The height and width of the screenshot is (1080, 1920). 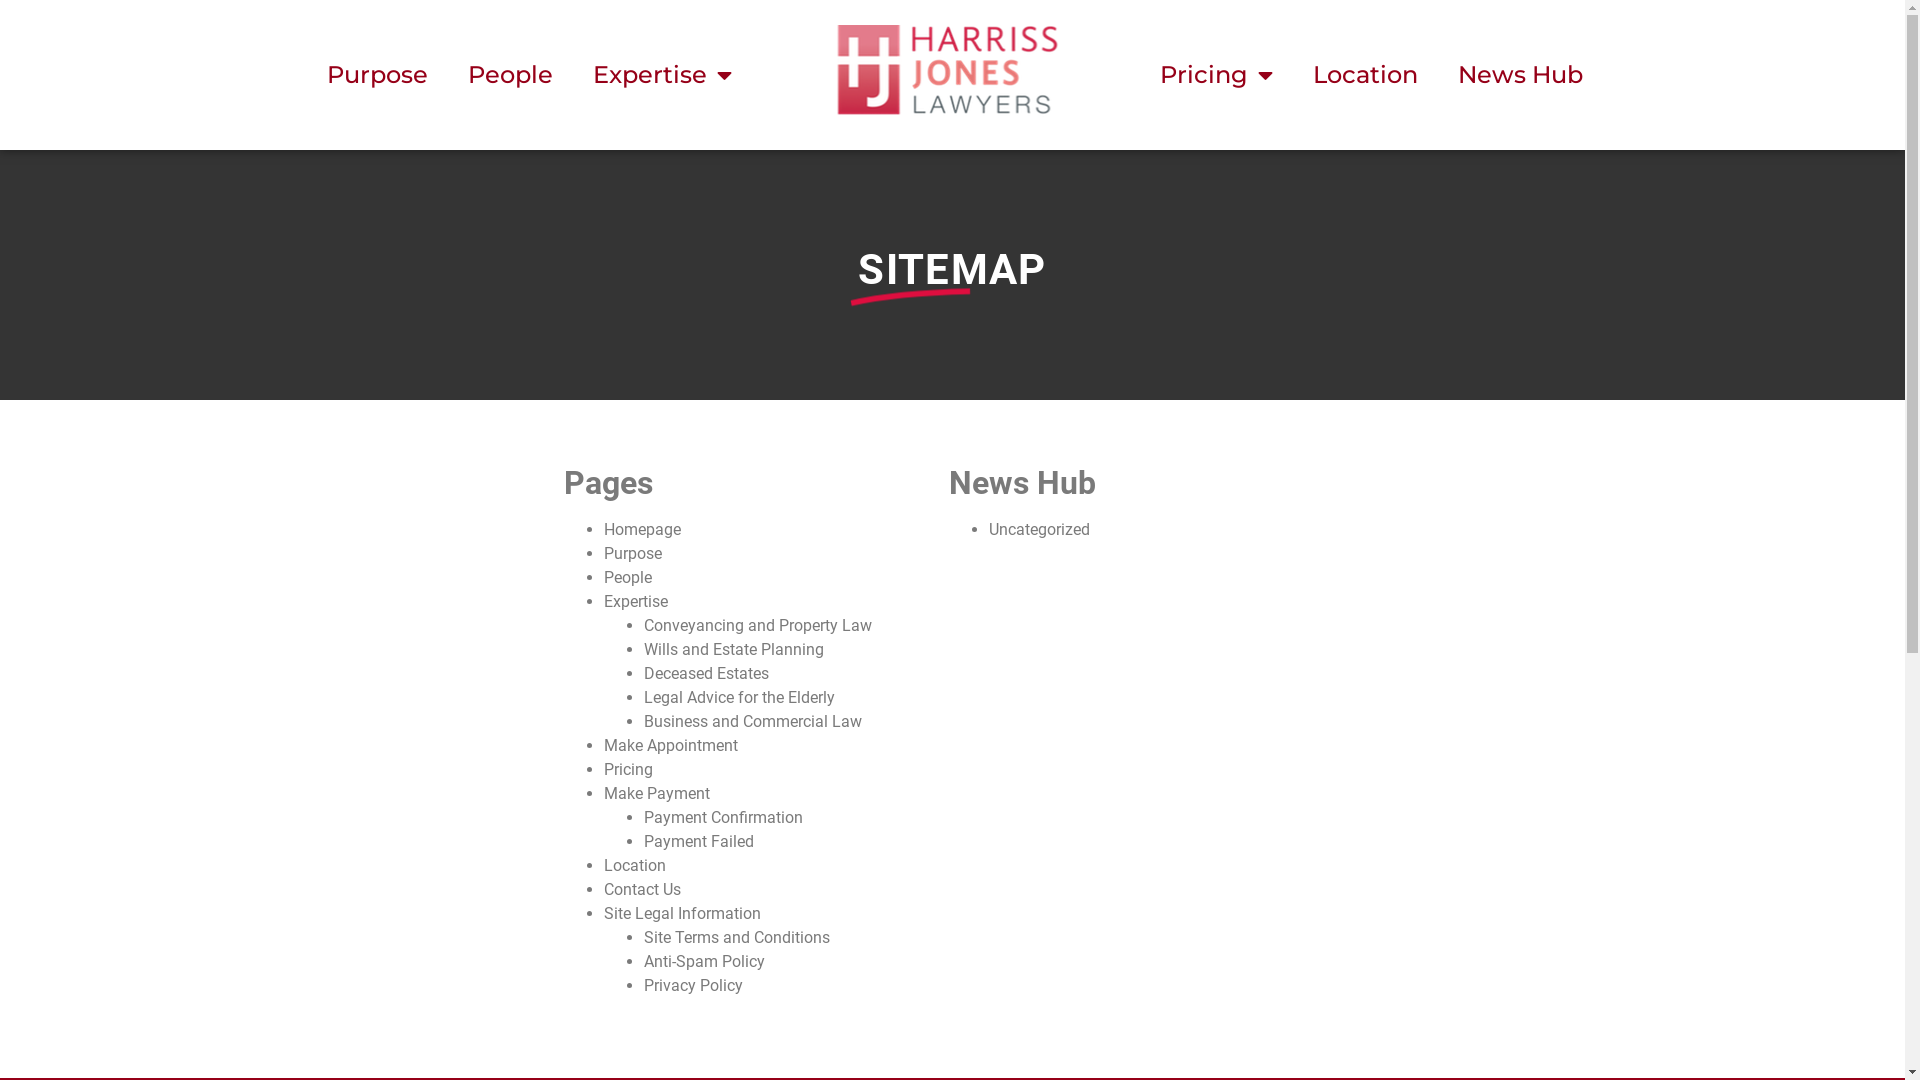 I want to click on 'Legal Advice for the Elderly', so click(x=738, y=696).